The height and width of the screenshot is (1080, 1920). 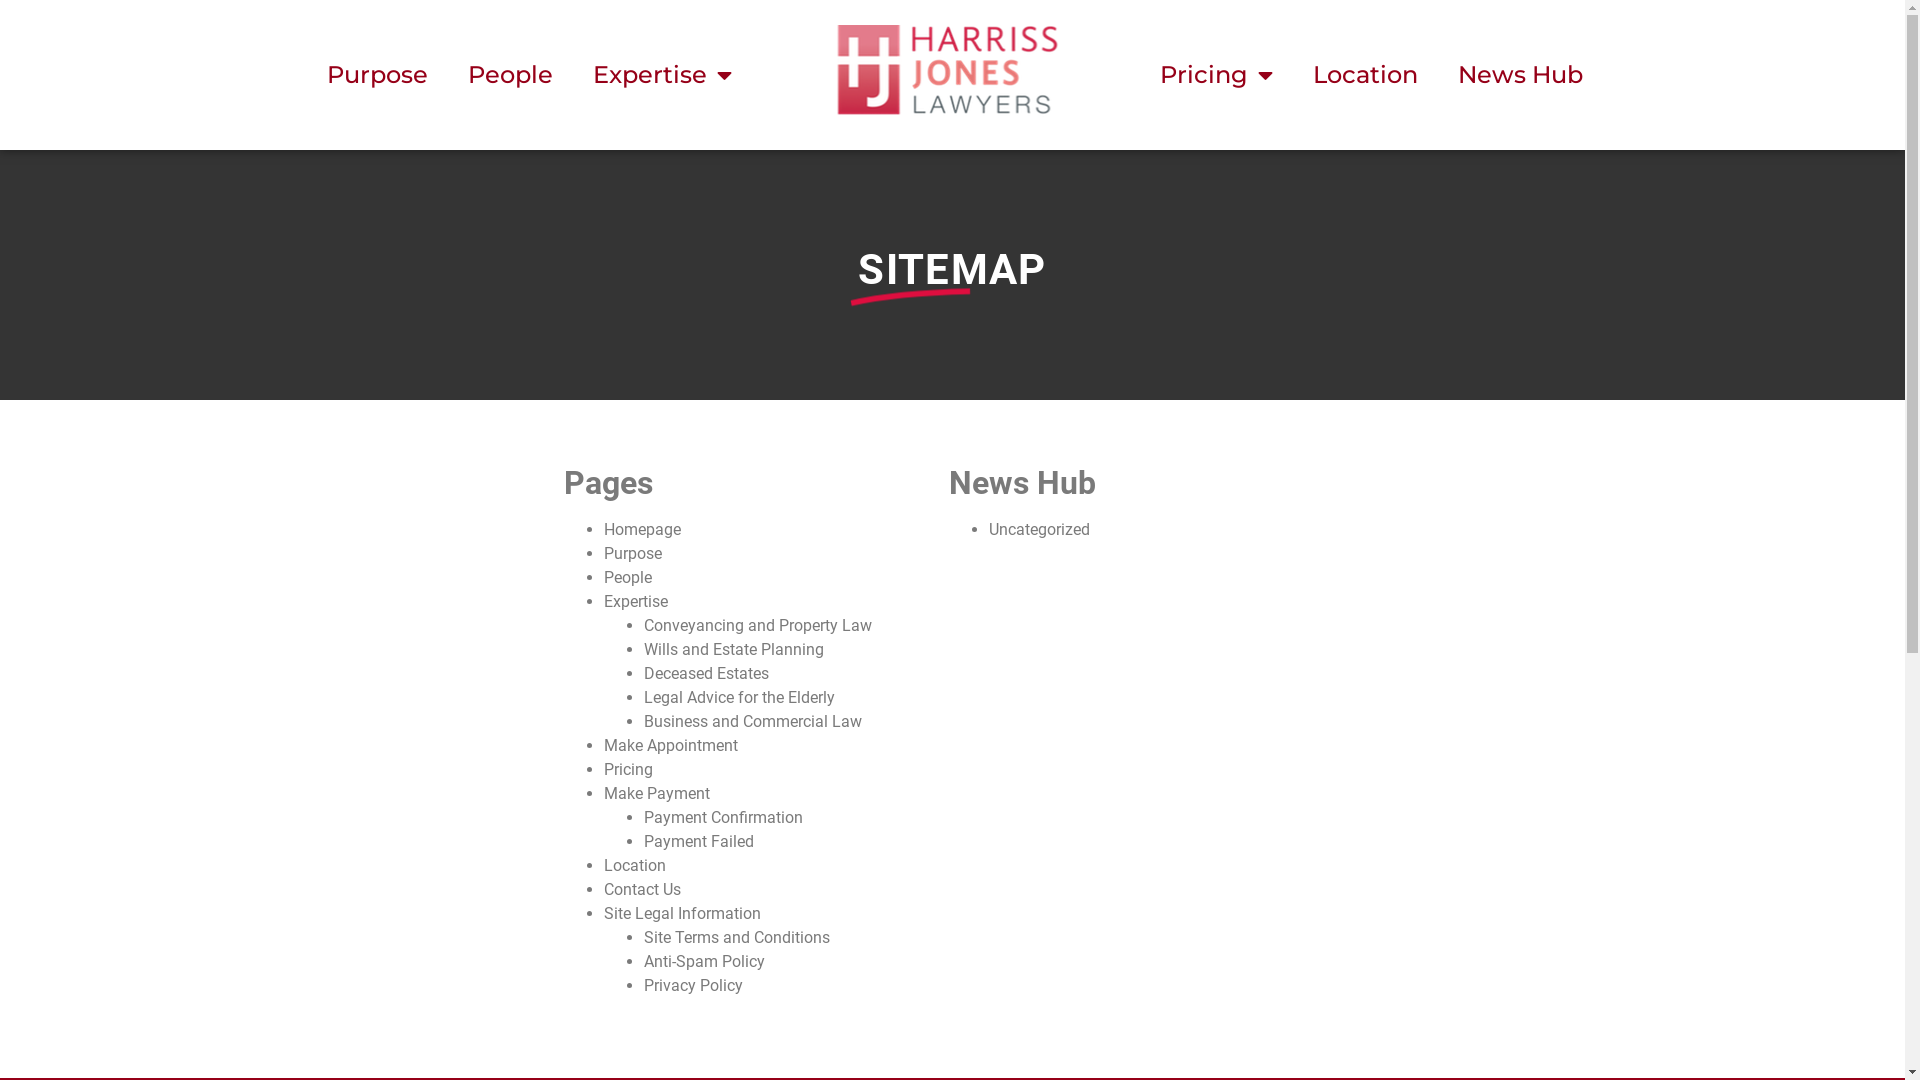 I want to click on 'Legal Advice for the Elderly', so click(x=738, y=696).